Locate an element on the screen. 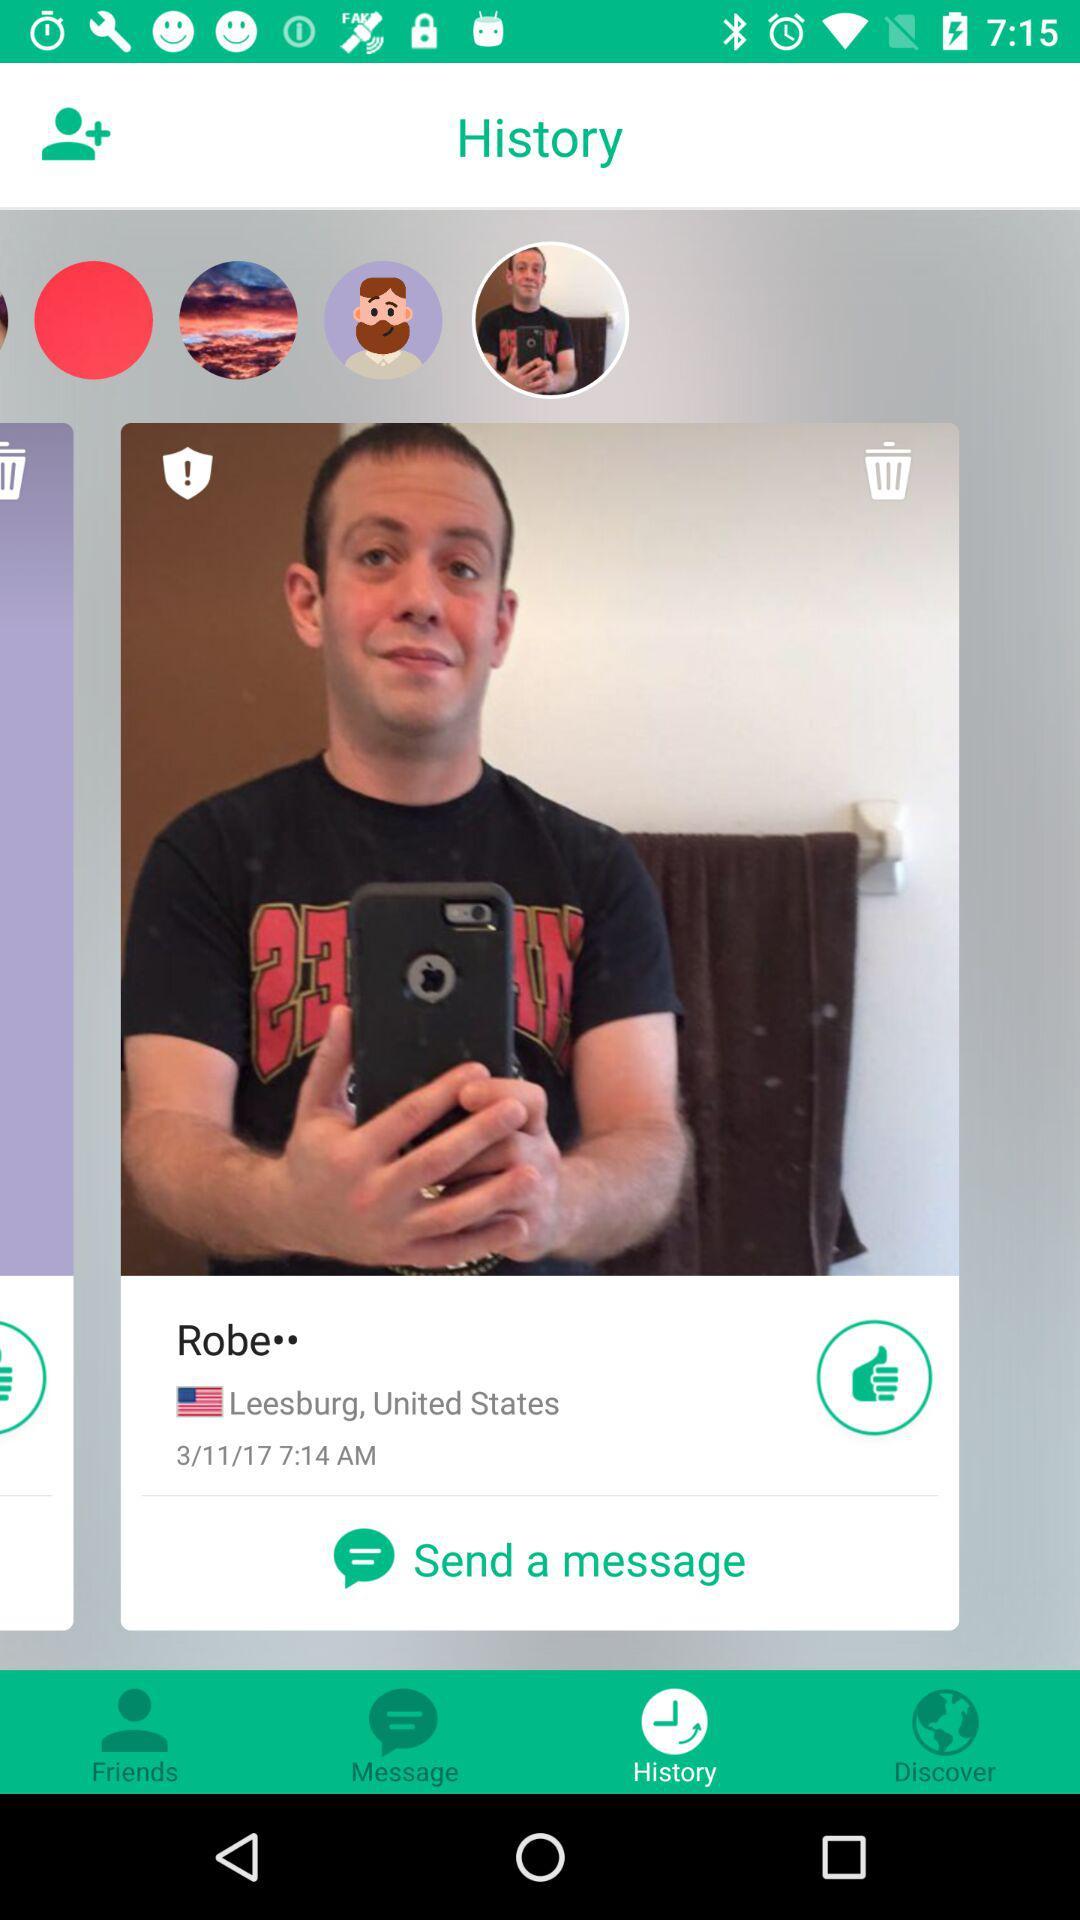 The height and width of the screenshot is (1920, 1080). photo above robe is located at coordinates (540, 849).